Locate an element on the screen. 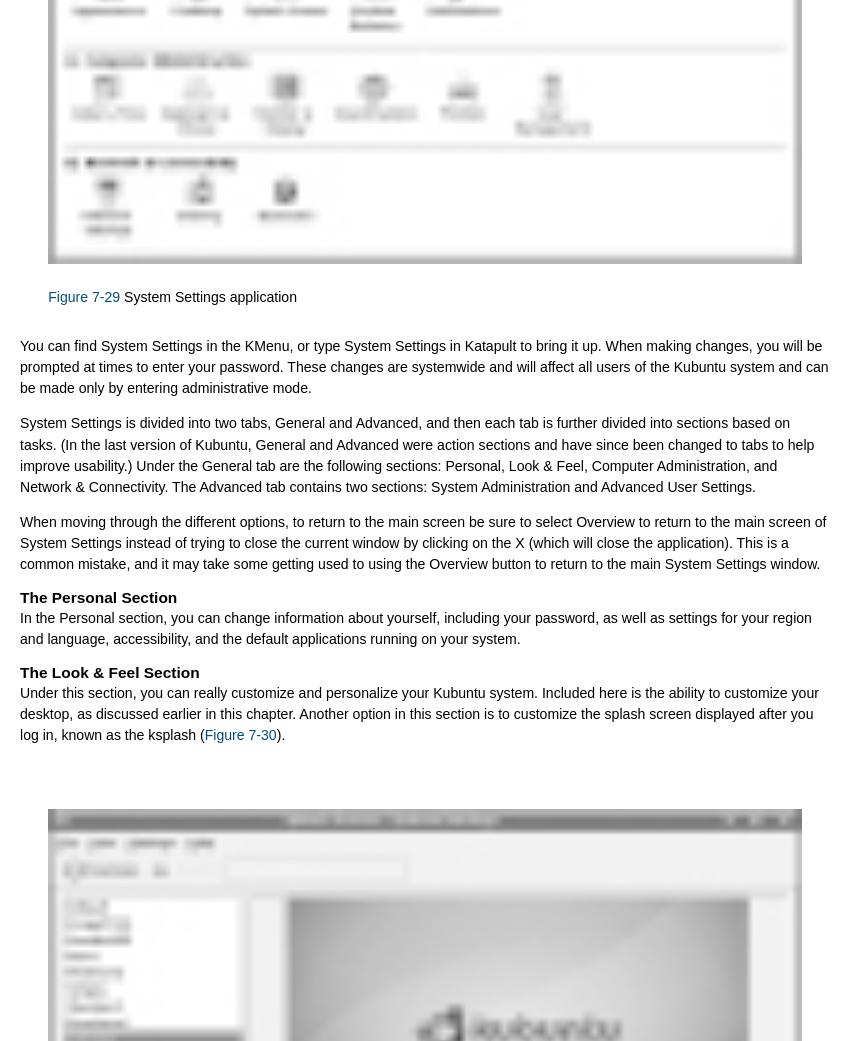 This screenshot has width=850, height=1041. 'In the Personal section, you can change information about yourself, including your password, as well as settings for your region and language, accessibility, and the default applications running on your system.' is located at coordinates (18, 627).